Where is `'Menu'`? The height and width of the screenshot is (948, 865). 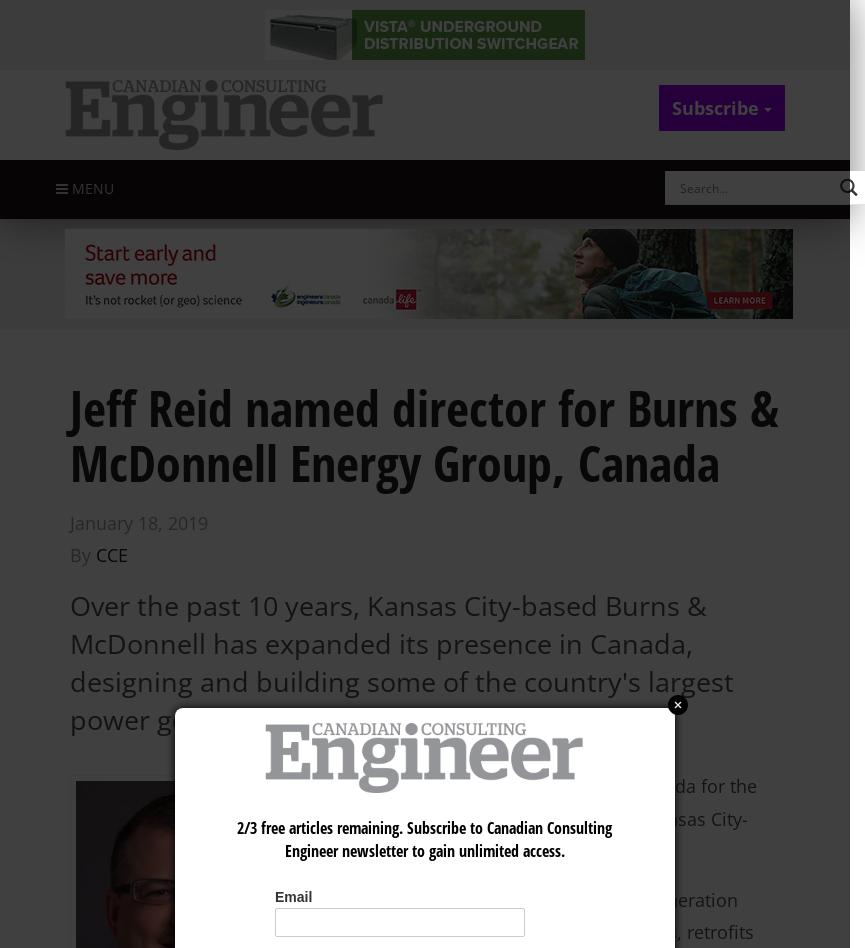
'Menu' is located at coordinates (90, 187).